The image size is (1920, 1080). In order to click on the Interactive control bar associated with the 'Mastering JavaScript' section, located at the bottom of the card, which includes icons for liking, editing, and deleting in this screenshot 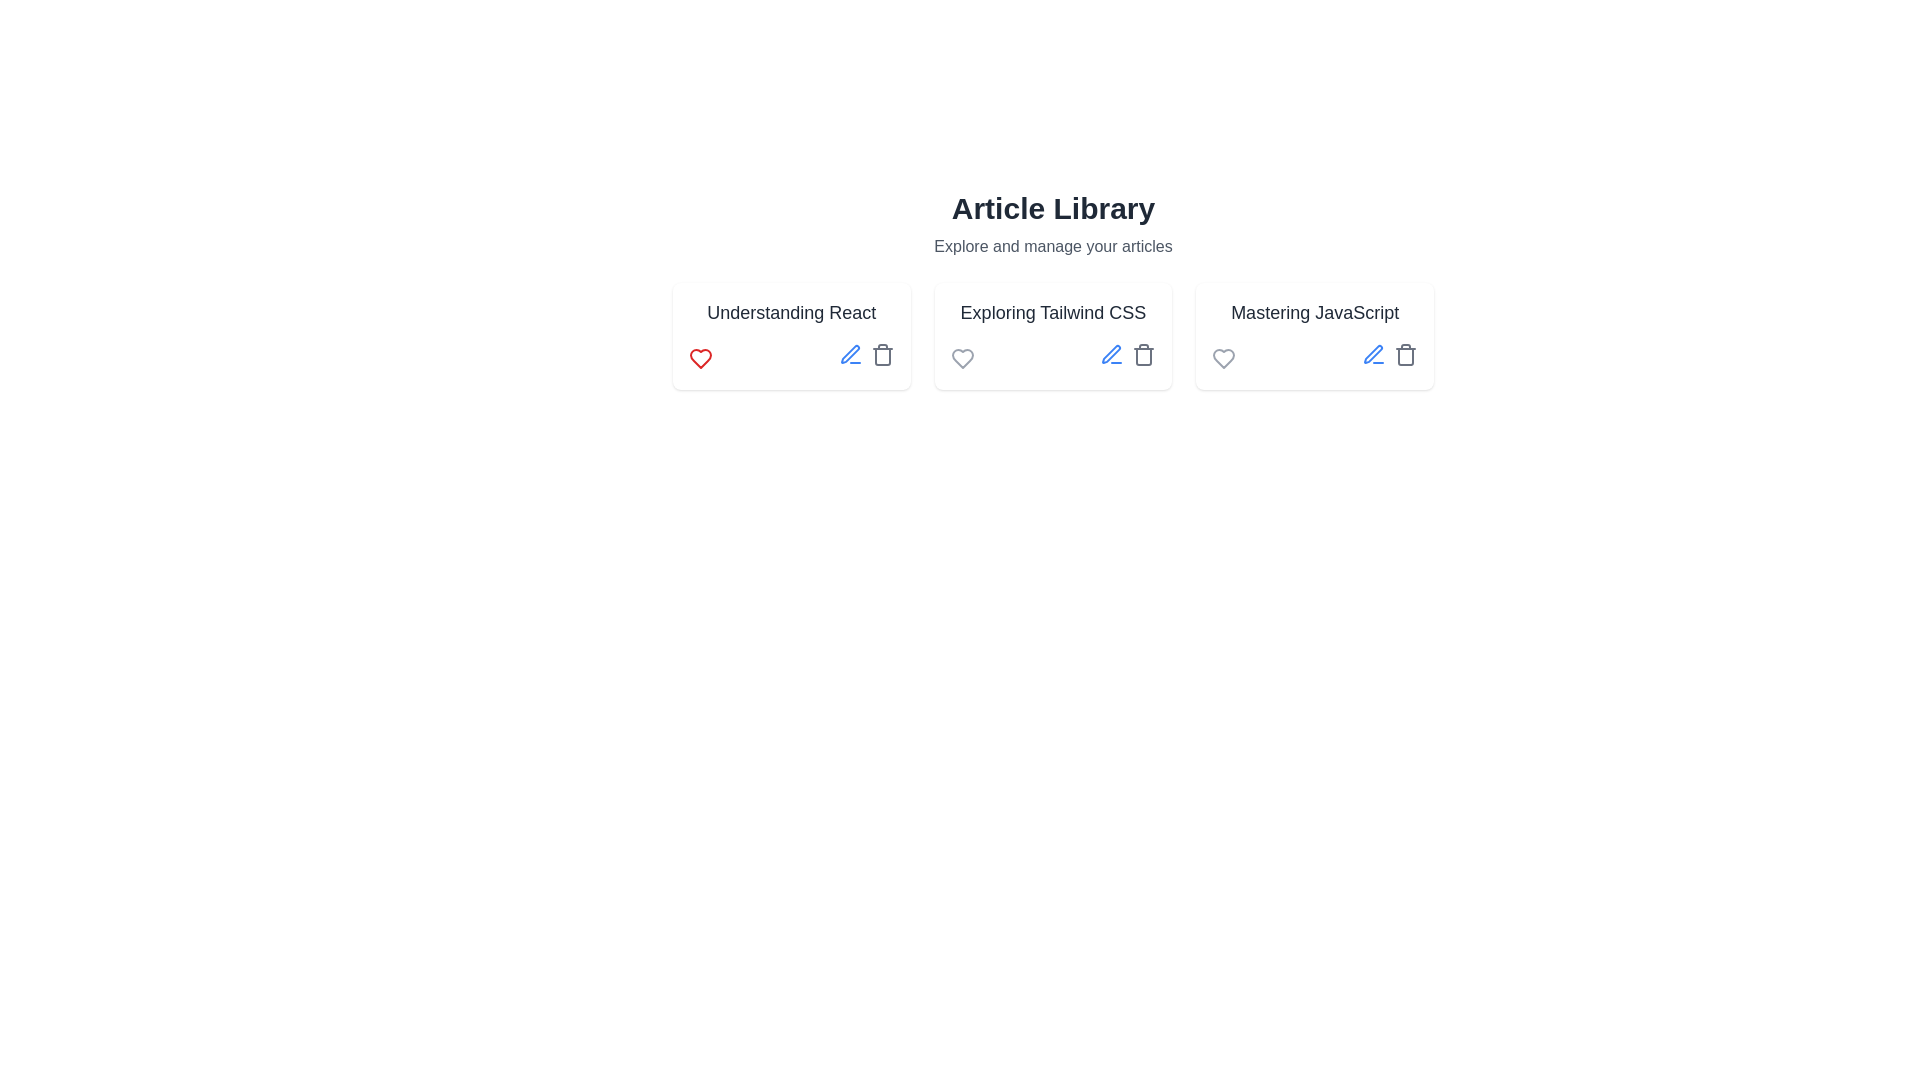, I will do `click(1315, 357)`.